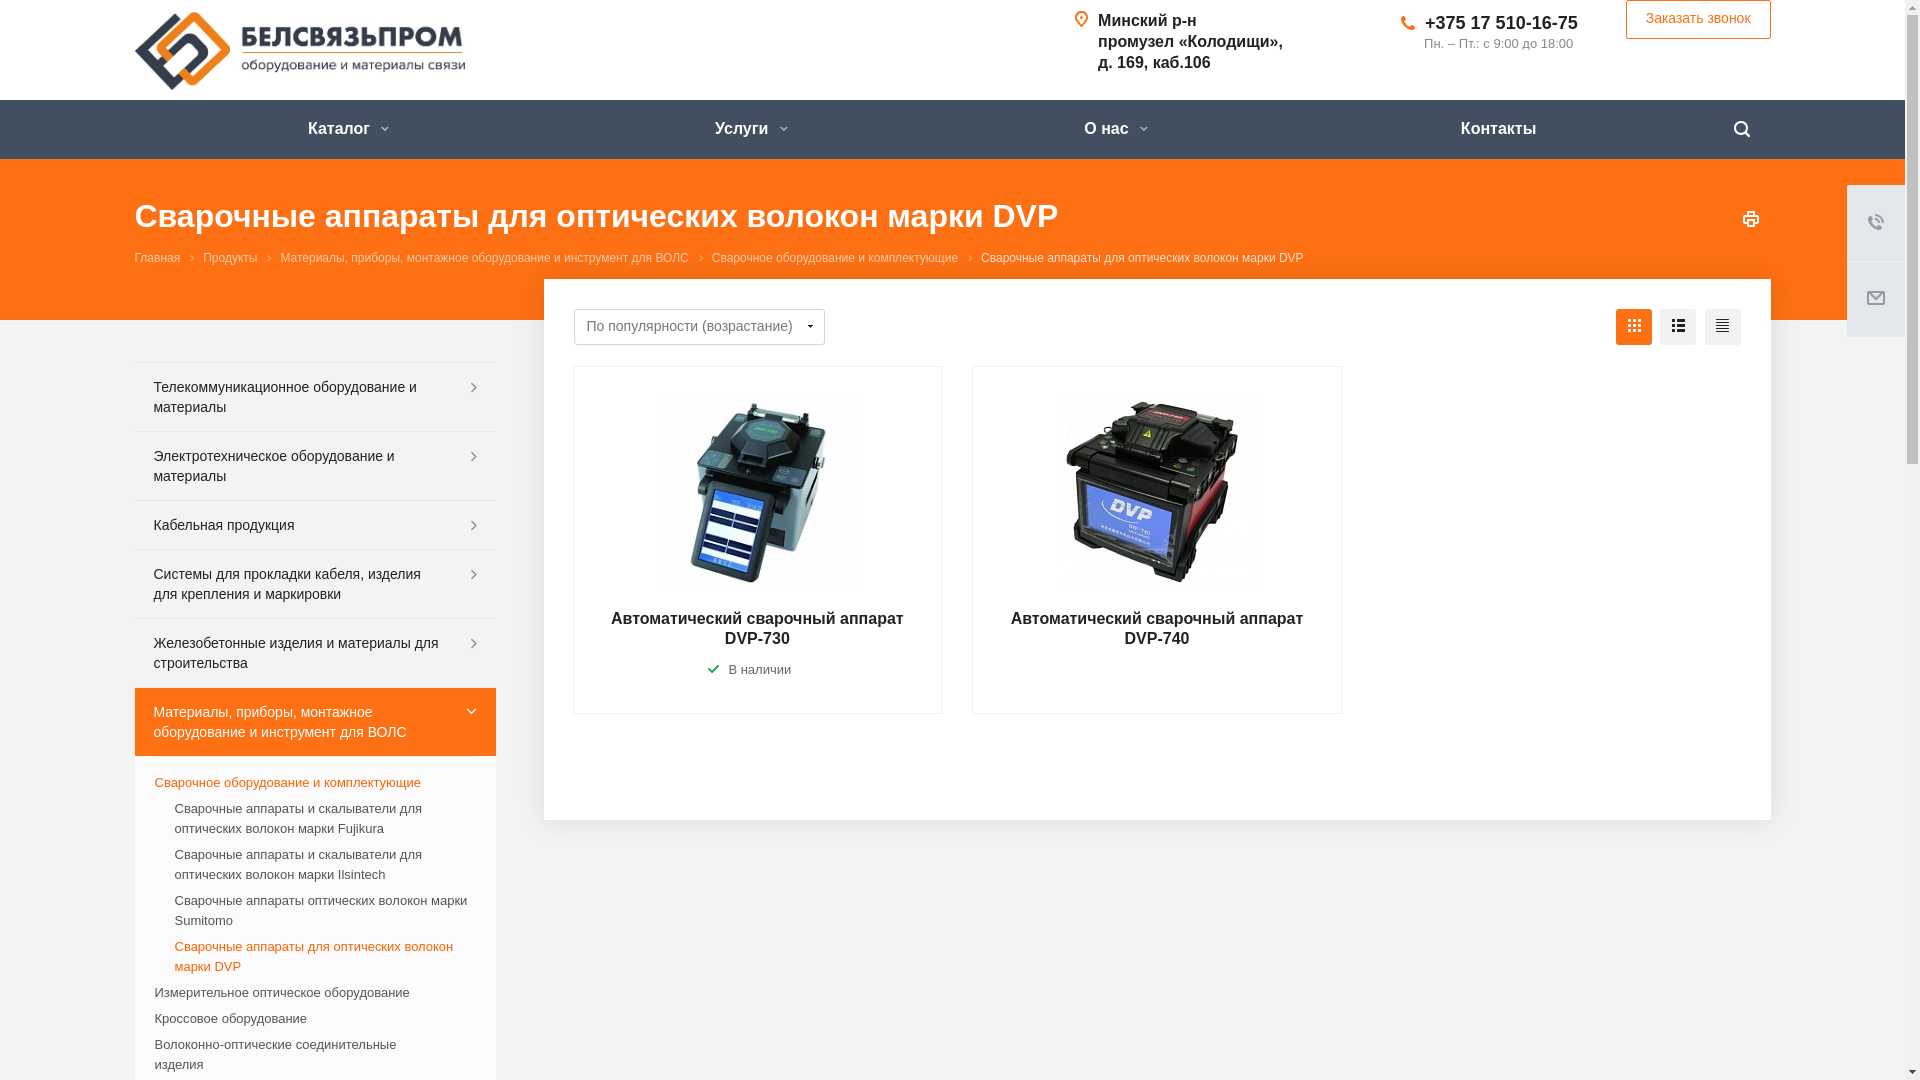 The image size is (1920, 1080). What do you see at coordinates (1501, 23) in the screenshot?
I see `'+375 17 510-16-75'` at bounding box center [1501, 23].